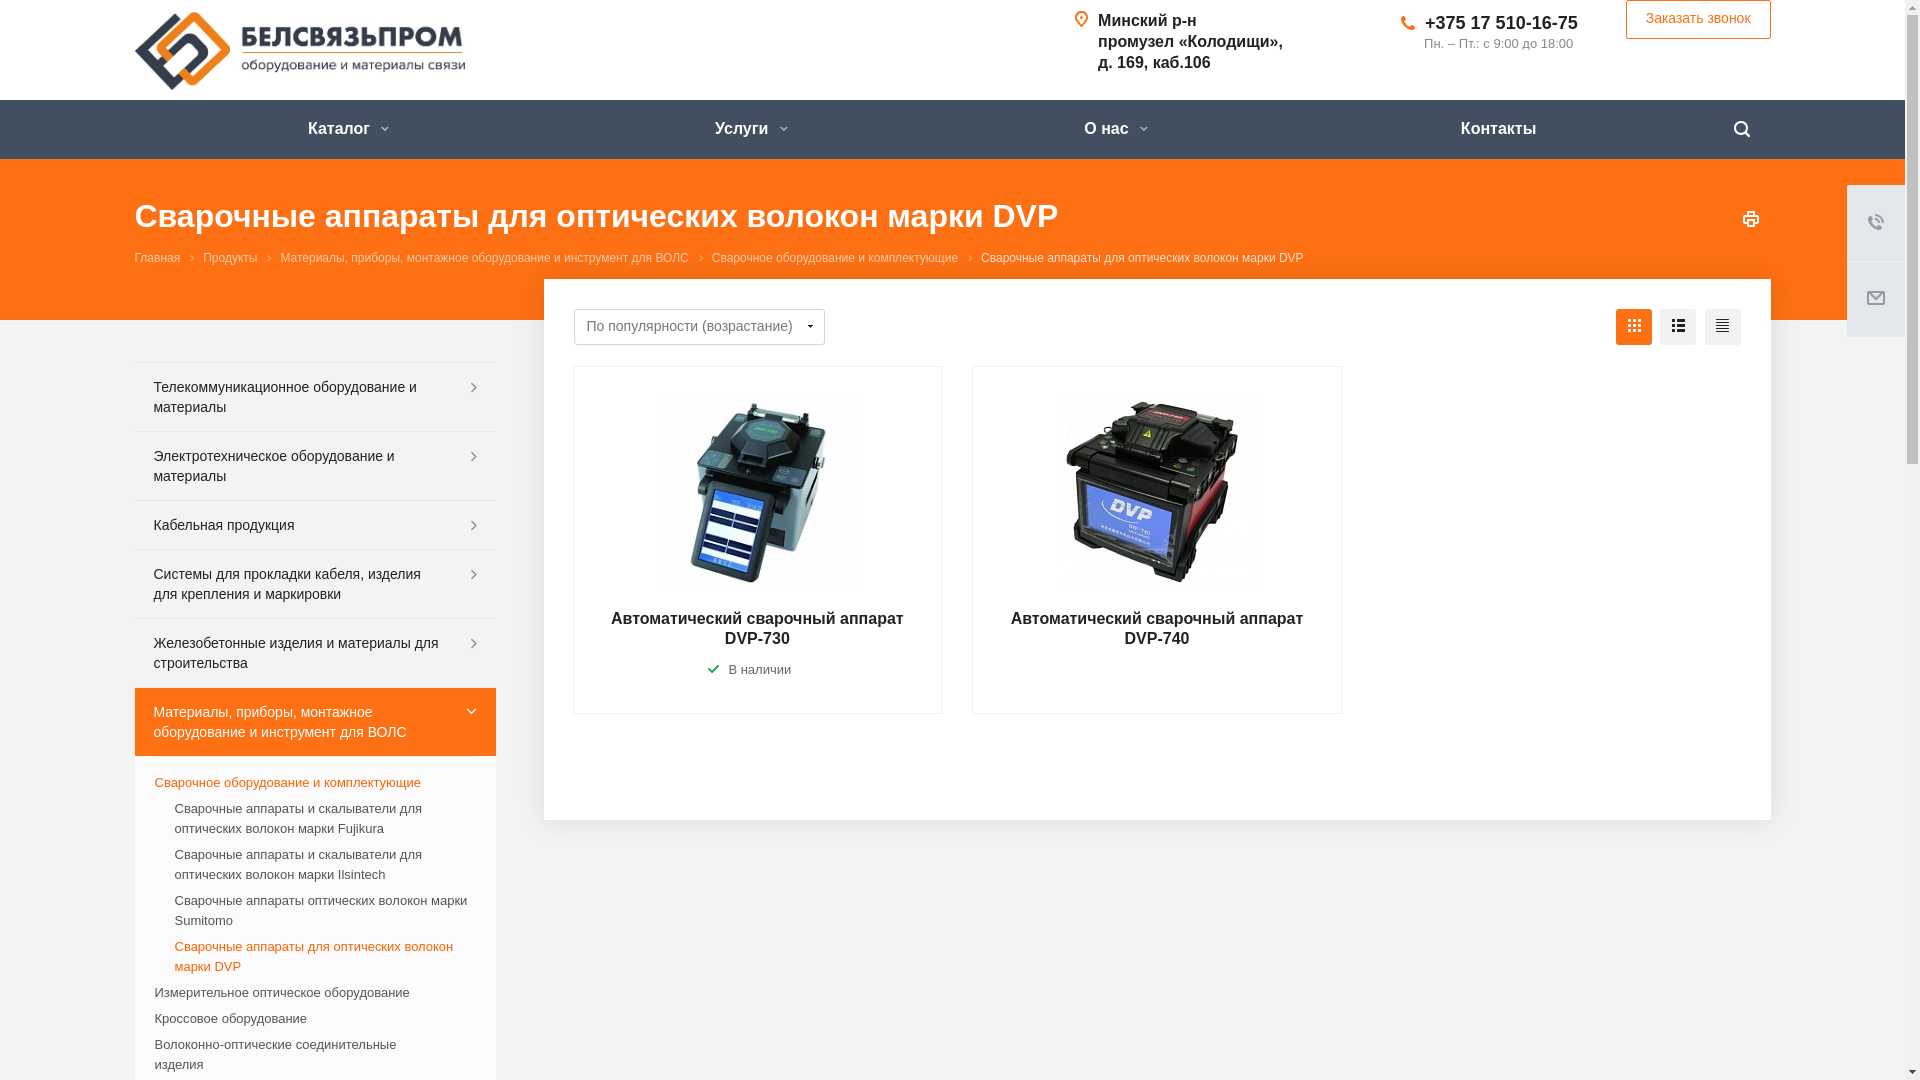 The image size is (1920, 1080). What do you see at coordinates (1501, 23) in the screenshot?
I see `'+375 17 510-16-75'` at bounding box center [1501, 23].